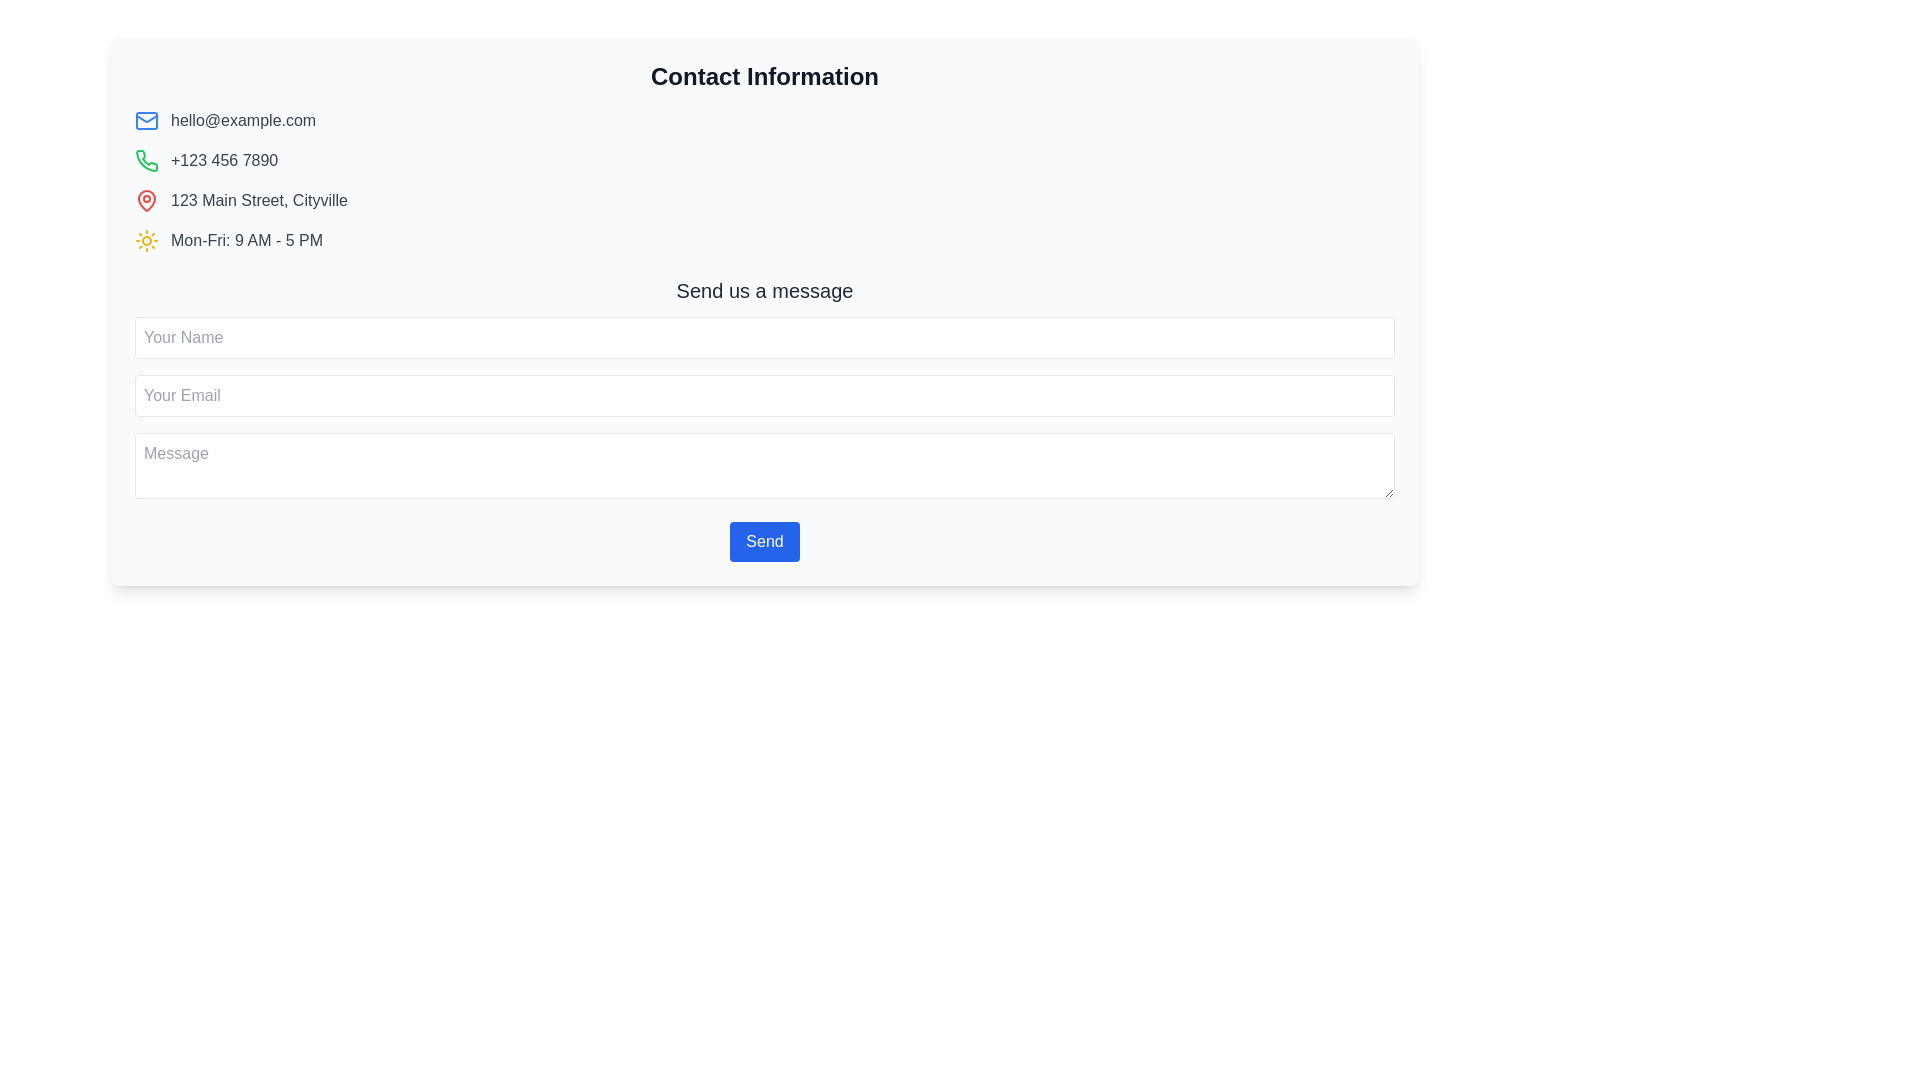  Describe the element at coordinates (246, 239) in the screenshot. I see `static text label displaying 'Mon-Fri: 9 AM - 5 PM', which is the fourth item in the contact information section, located to the right of the sun icon` at that location.